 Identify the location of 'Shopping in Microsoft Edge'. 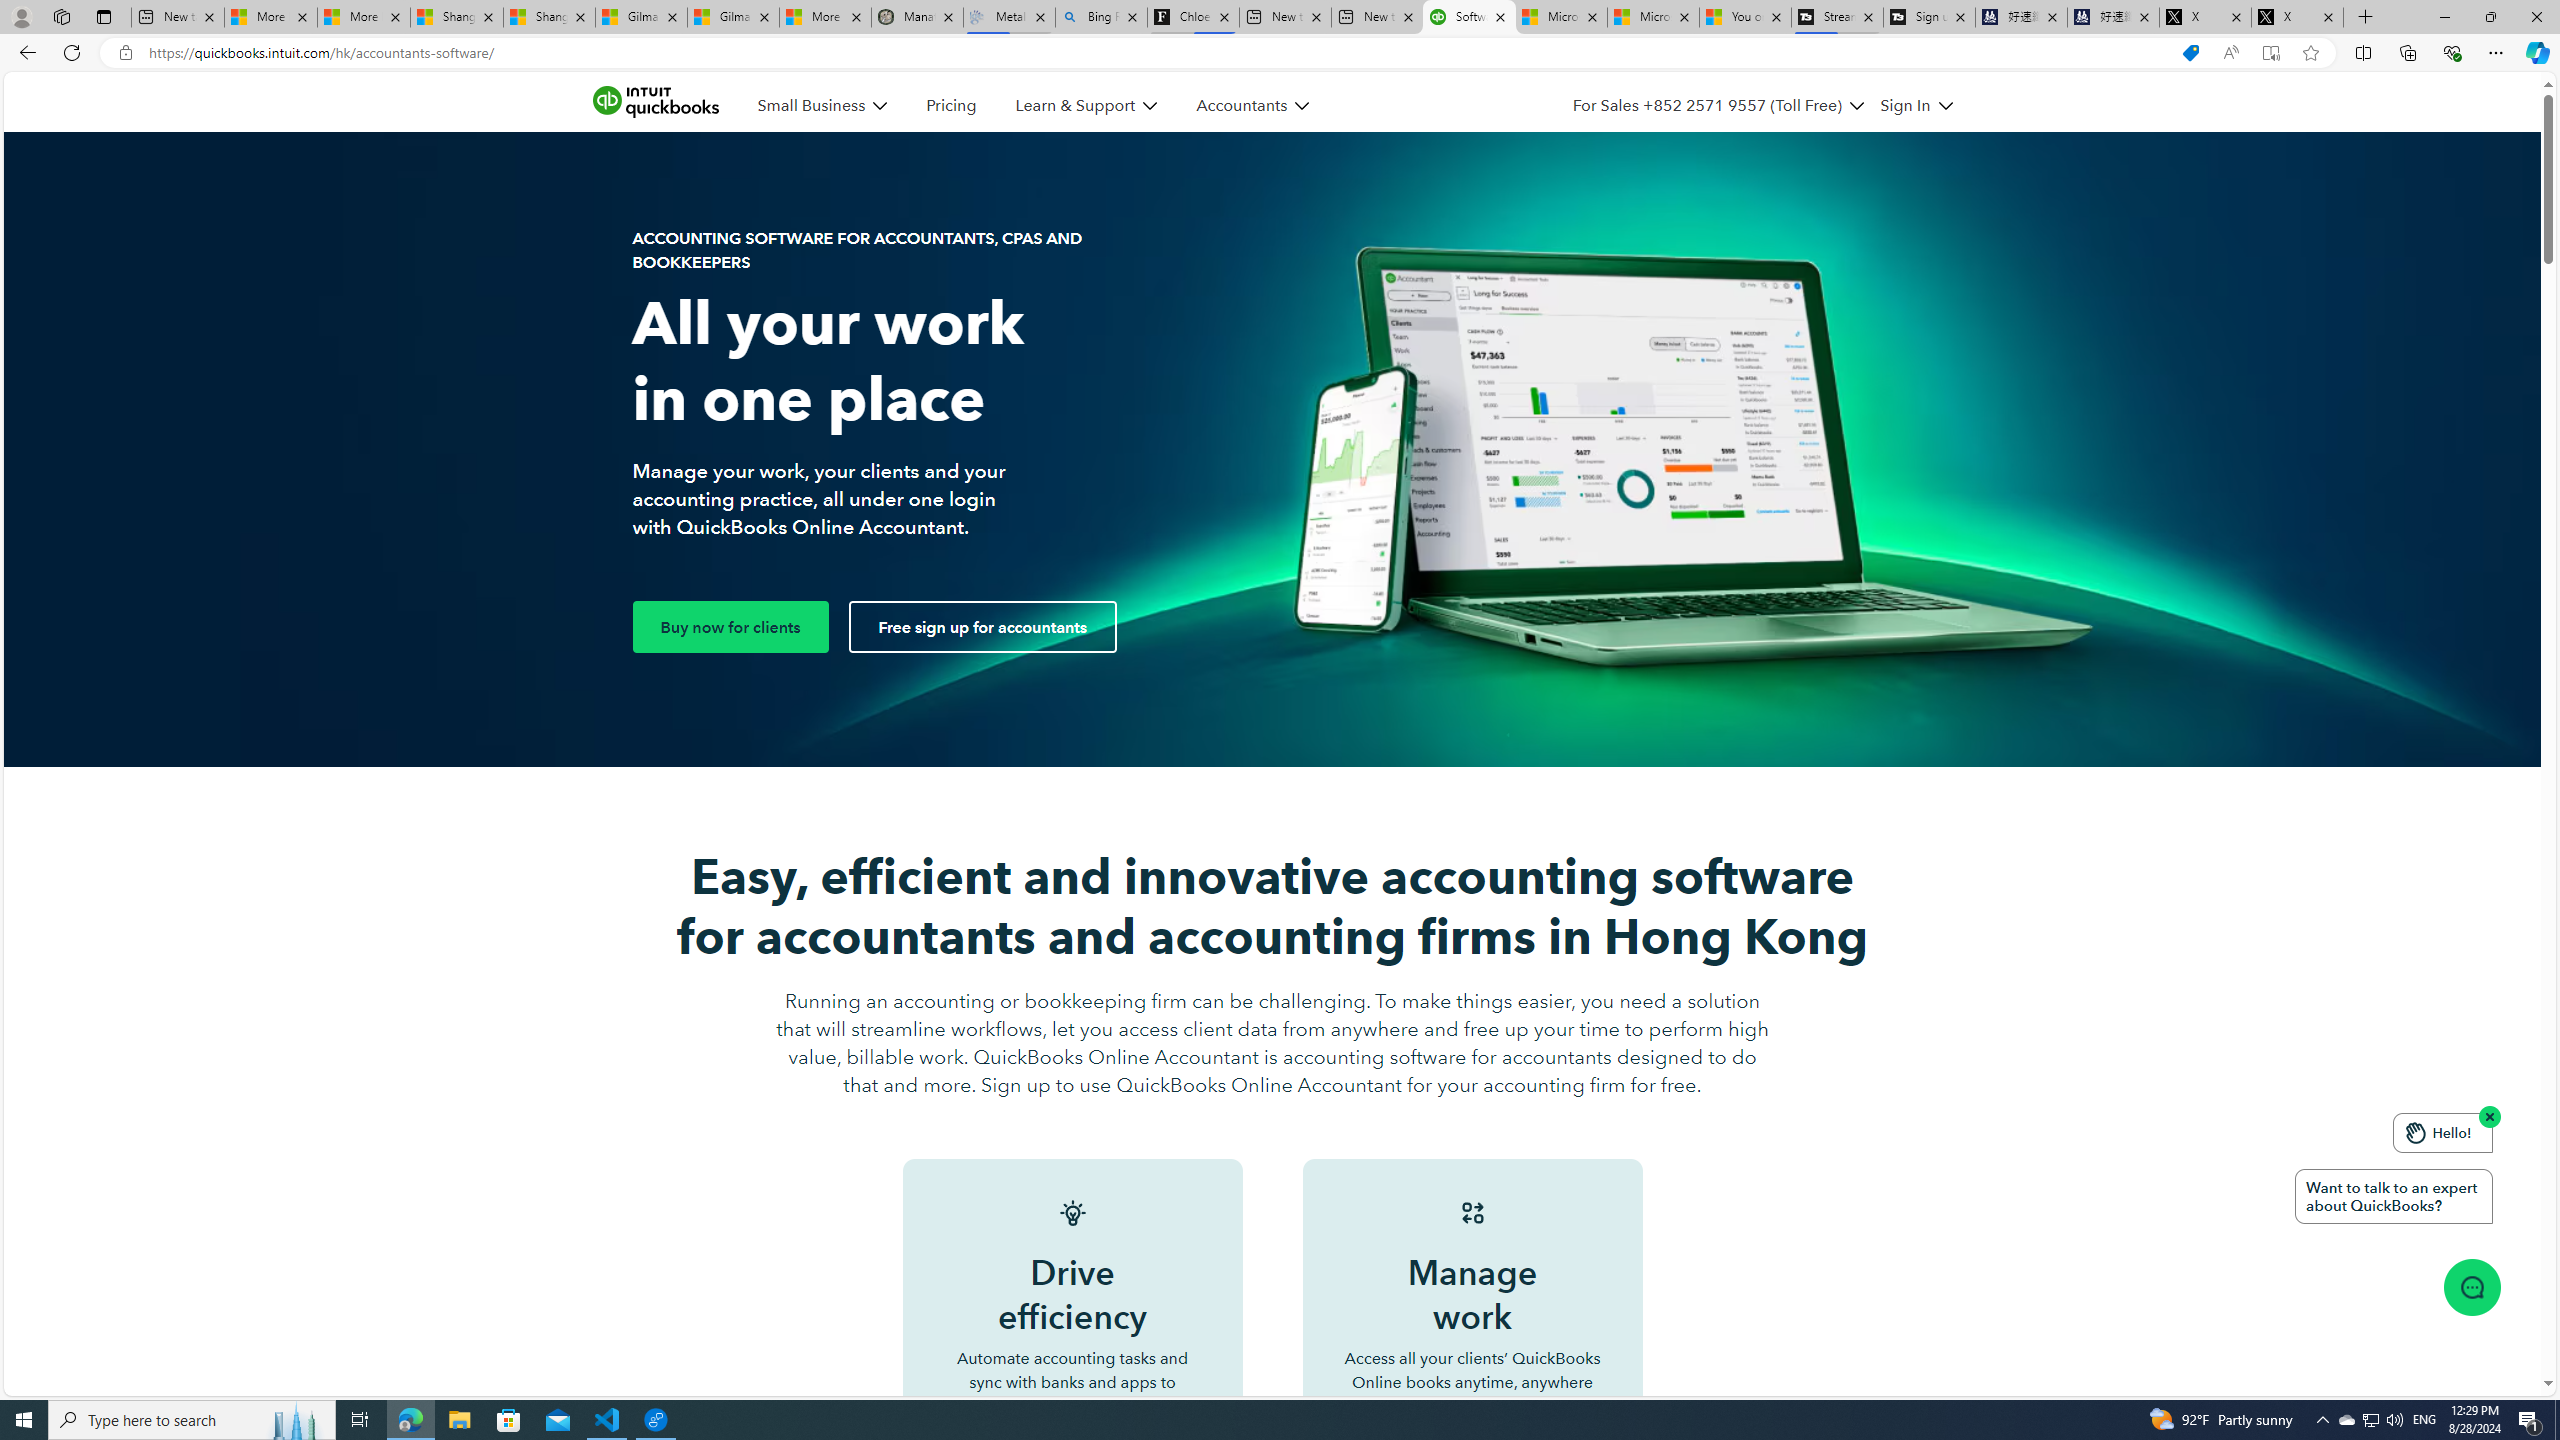
(2190, 53).